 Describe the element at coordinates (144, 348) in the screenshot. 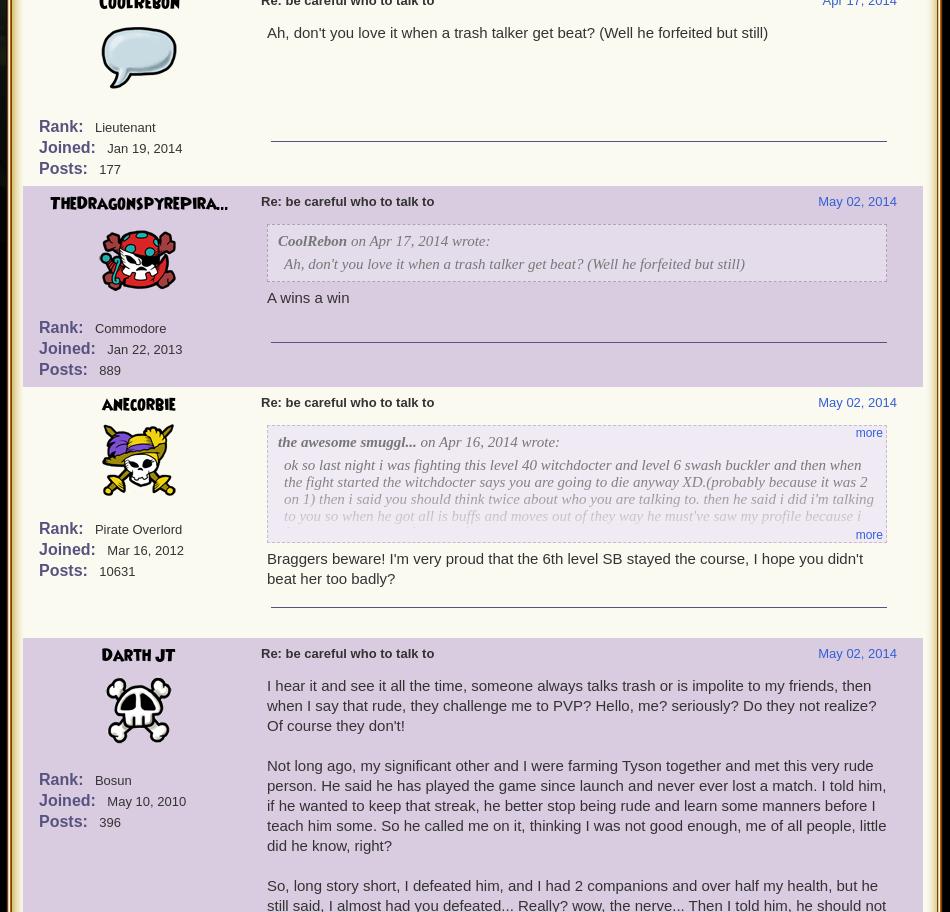

I see `'Jan 22, 2013'` at that location.